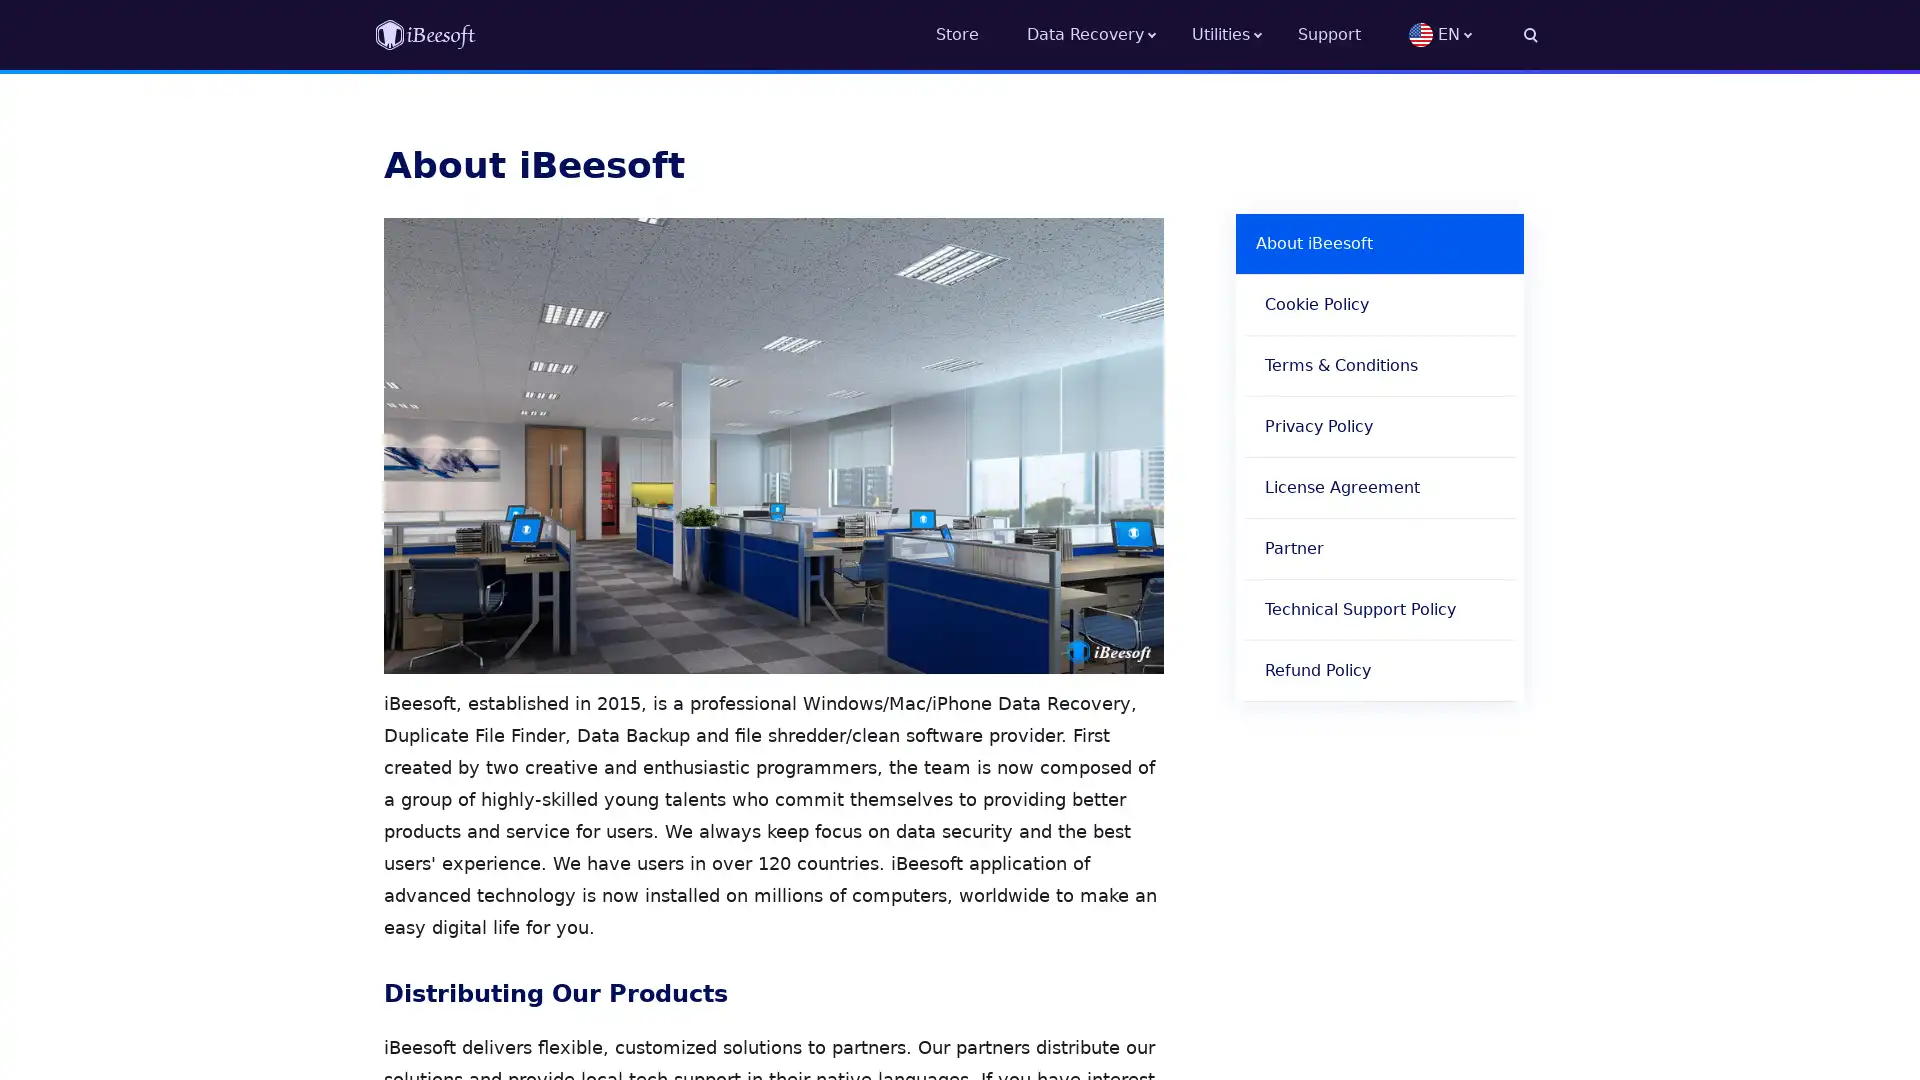 This screenshot has width=1920, height=1080. Describe the element at coordinates (1108, 34) in the screenshot. I see `products` at that location.